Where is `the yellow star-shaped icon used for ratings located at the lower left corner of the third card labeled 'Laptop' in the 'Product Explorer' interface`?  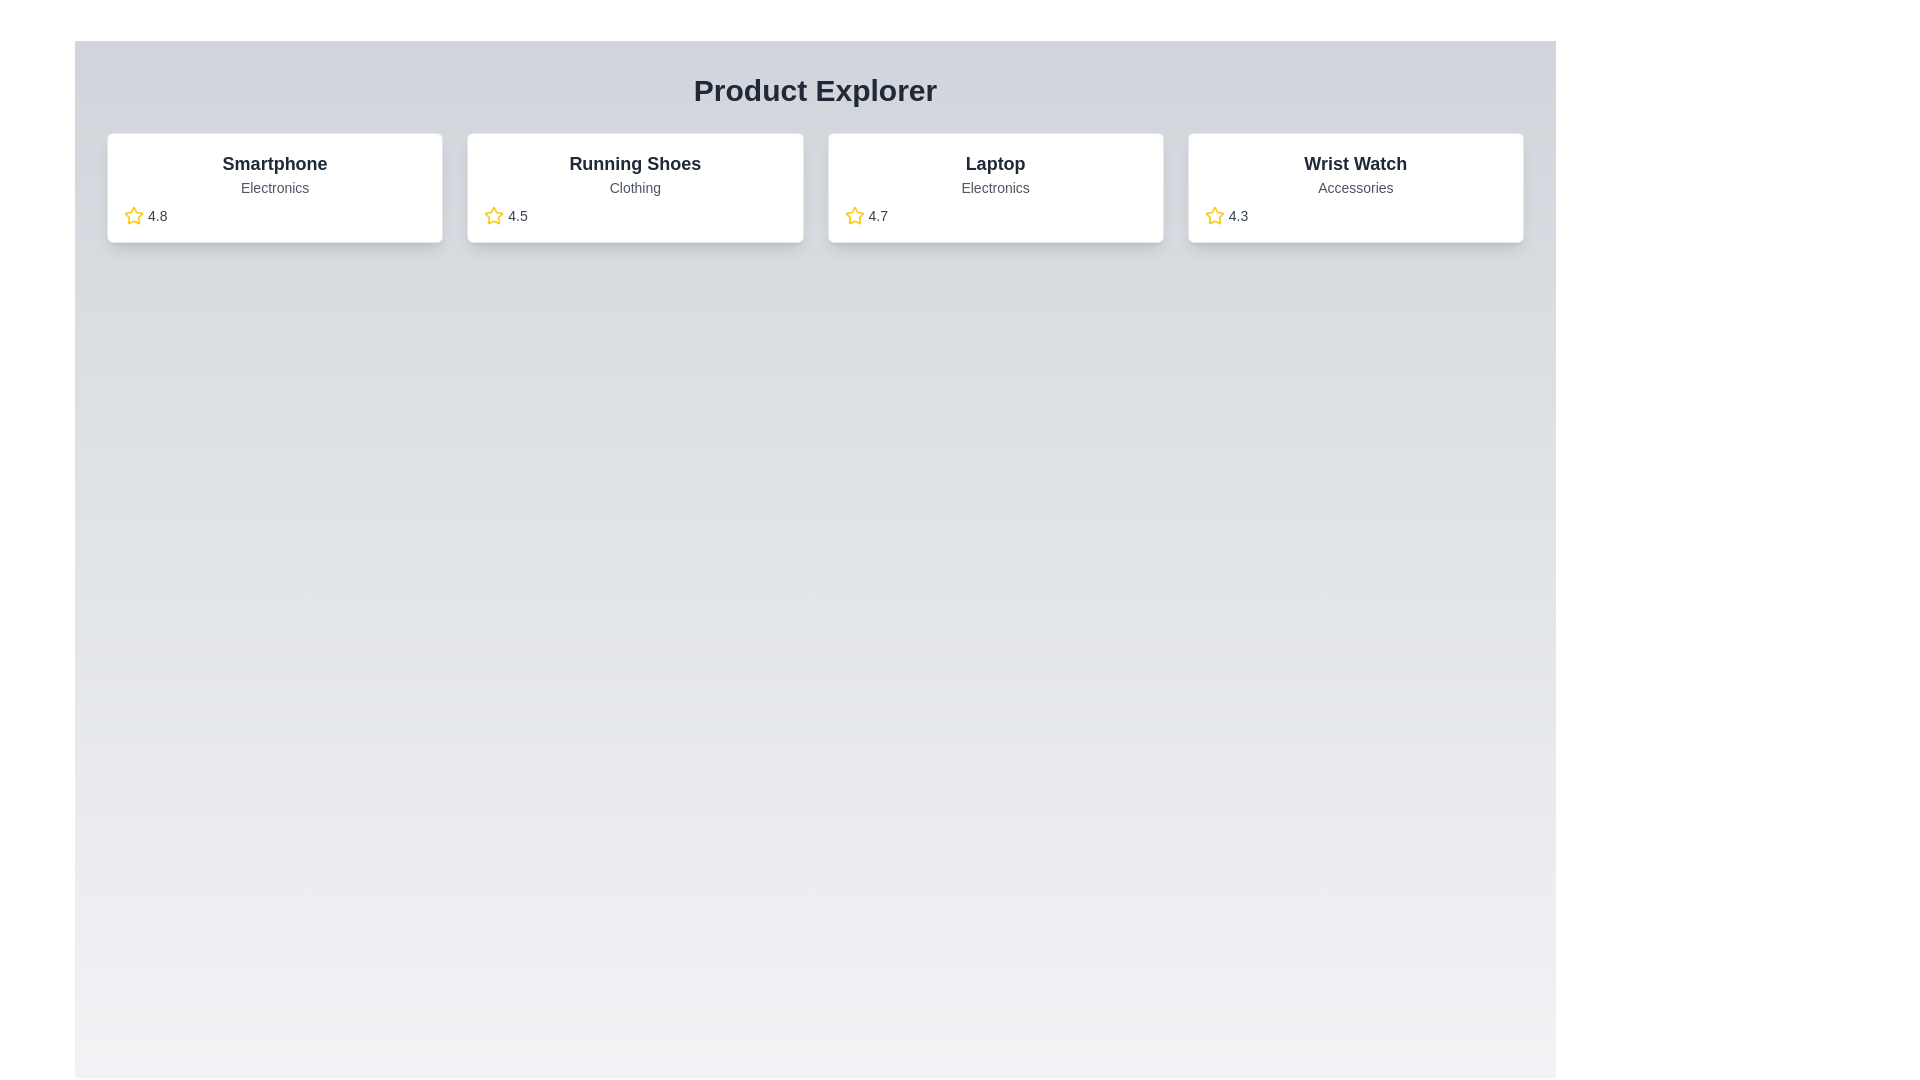 the yellow star-shaped icon used for ratings located at the lower left corner of the third card labeled 'Laptop' in the 'Product Explorer' interface is located at coordinates (854, 215).